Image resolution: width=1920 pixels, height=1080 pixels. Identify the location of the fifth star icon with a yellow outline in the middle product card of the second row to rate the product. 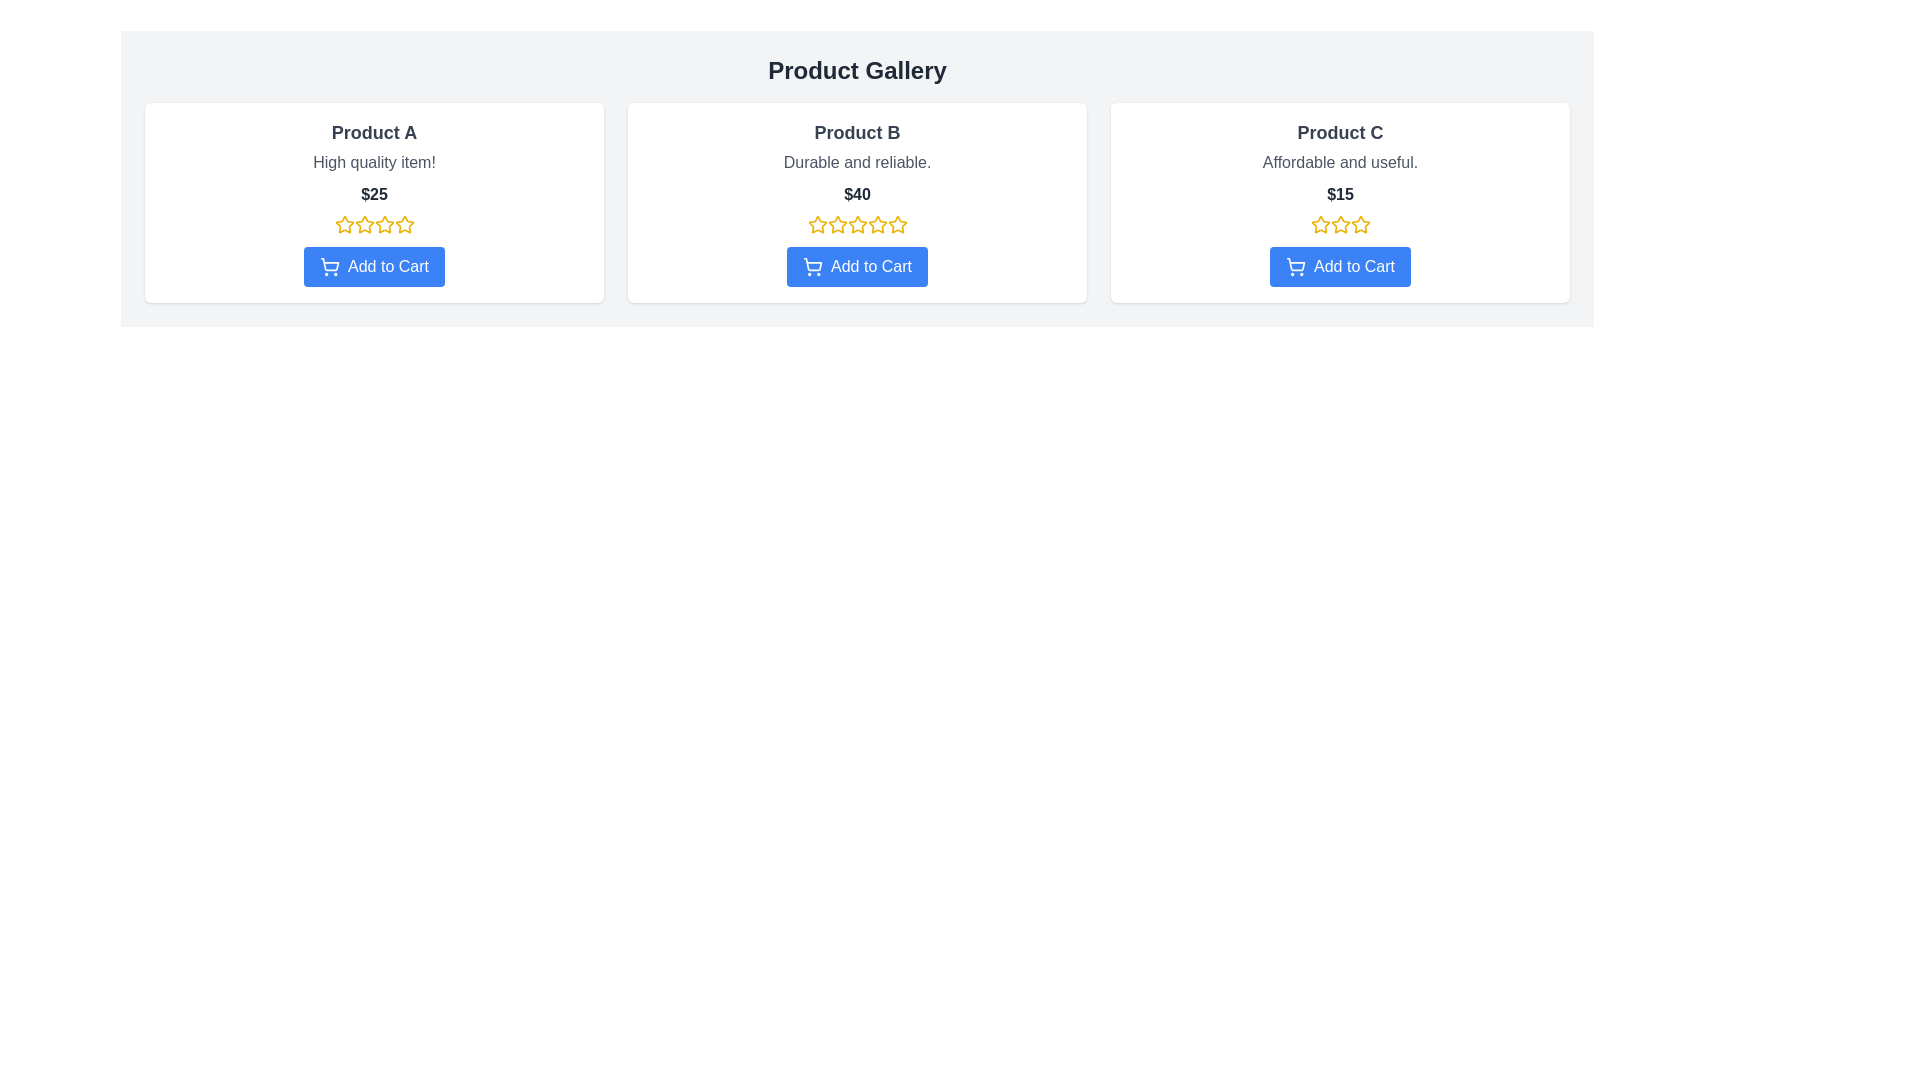
(896, 224).